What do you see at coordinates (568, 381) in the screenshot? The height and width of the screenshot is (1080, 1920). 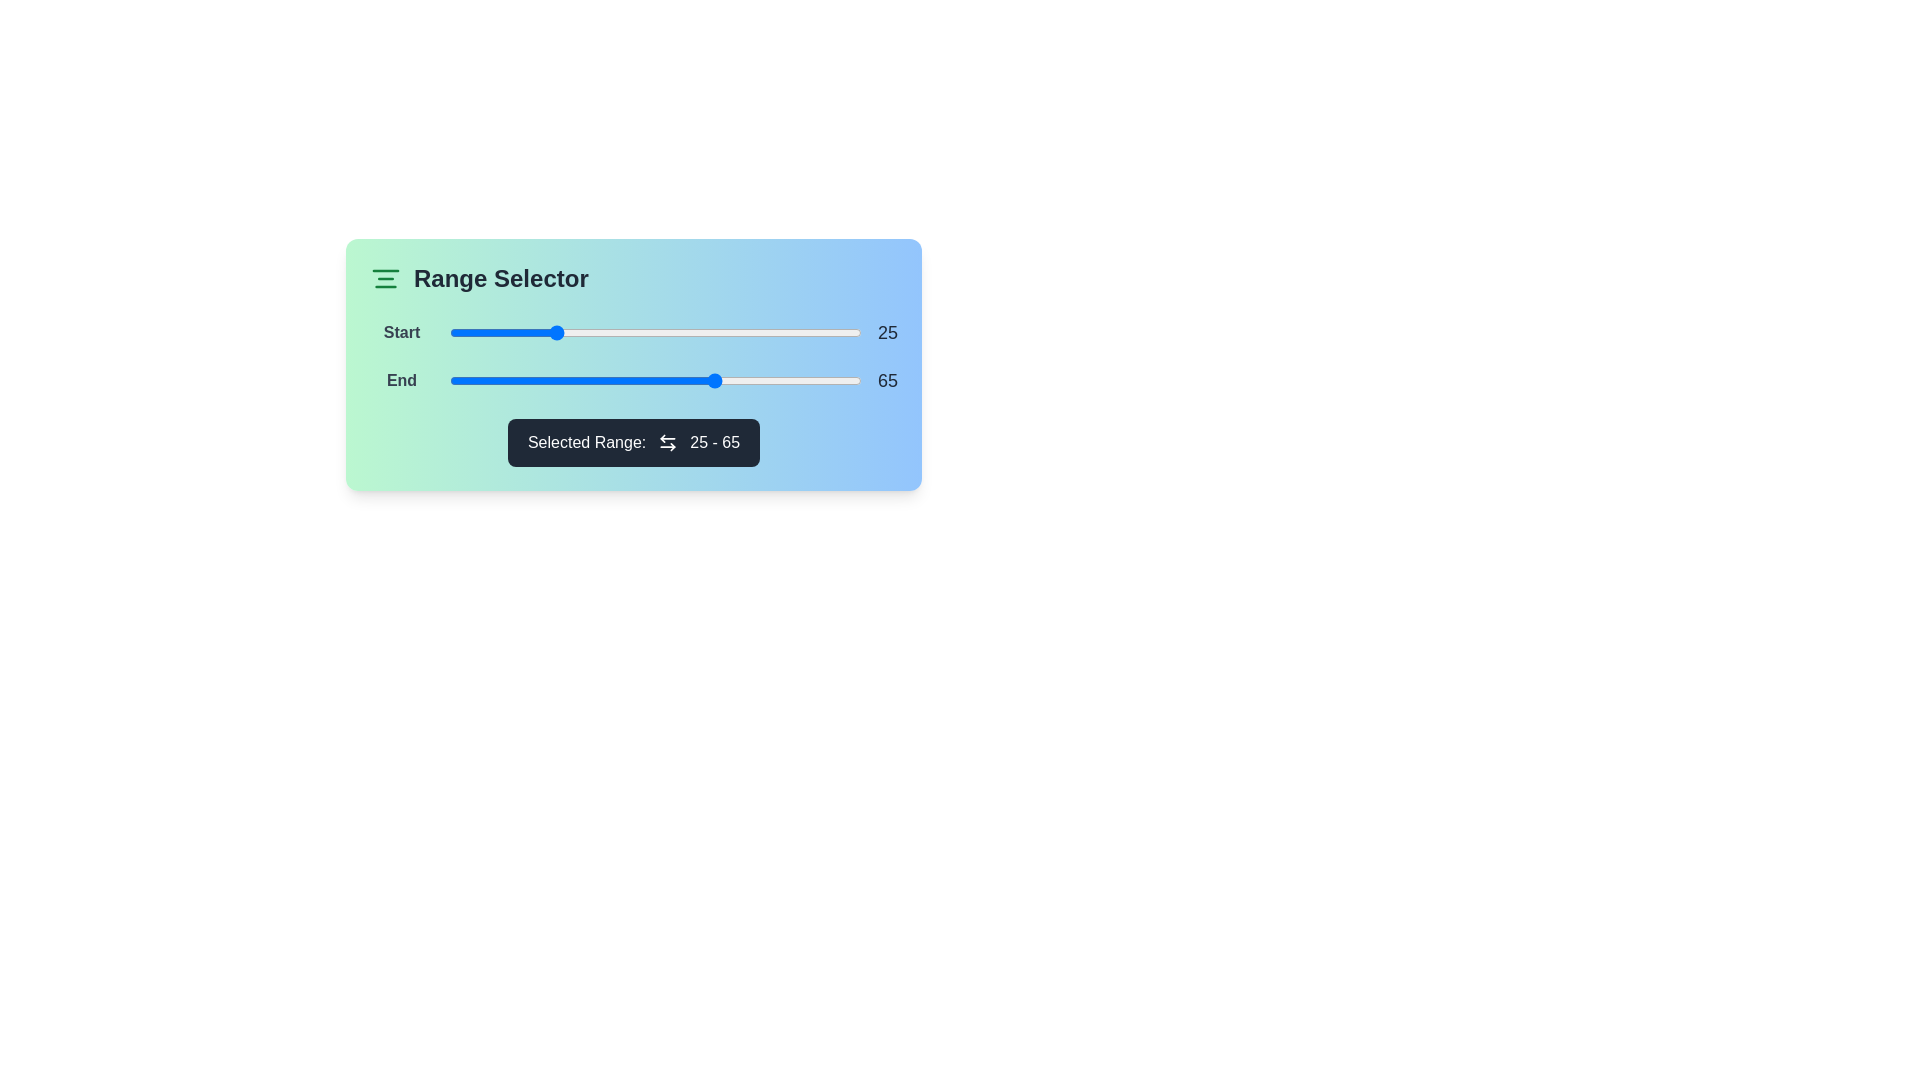 I see `the end range slider to 29 by dragging it to the desired position` at bounding box center [568, 381].